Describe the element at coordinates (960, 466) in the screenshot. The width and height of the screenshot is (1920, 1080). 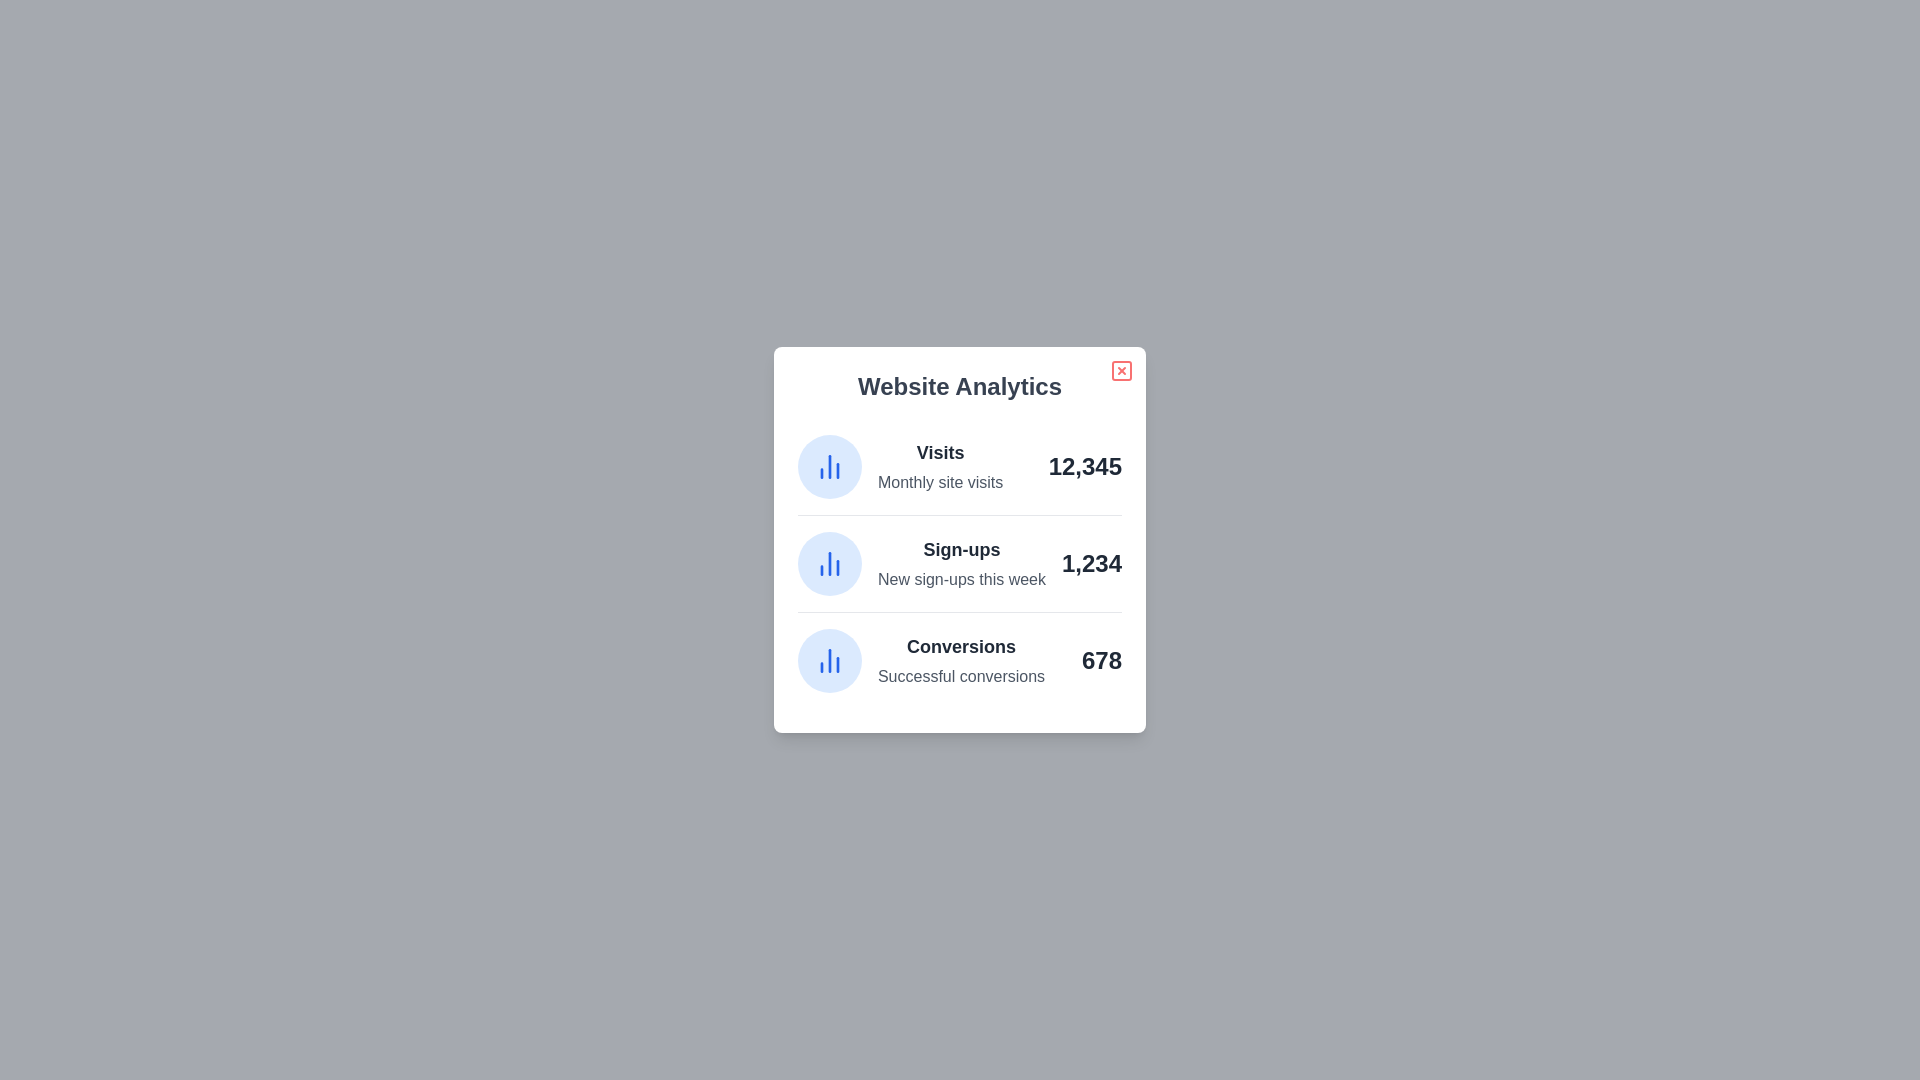
I see `the 'Visits' section to analyze its data` at that location.